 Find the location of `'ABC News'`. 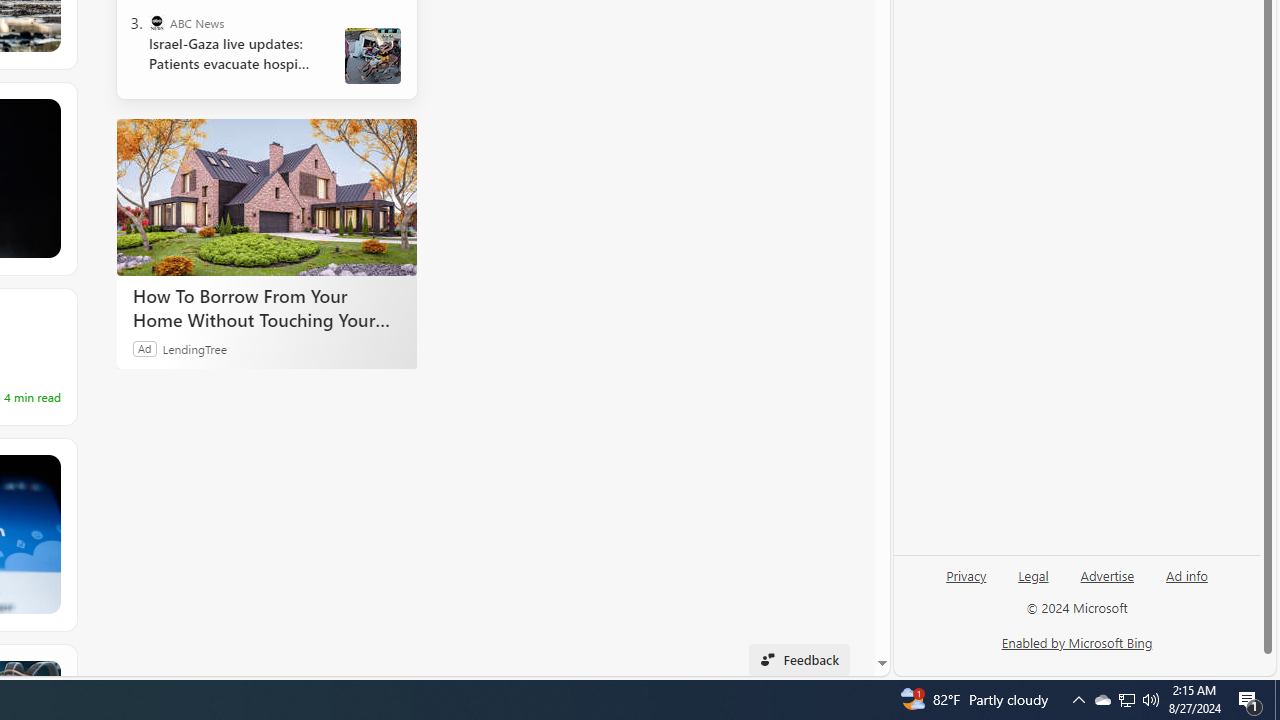

'ABC News' is located at coordinates (155, 23).